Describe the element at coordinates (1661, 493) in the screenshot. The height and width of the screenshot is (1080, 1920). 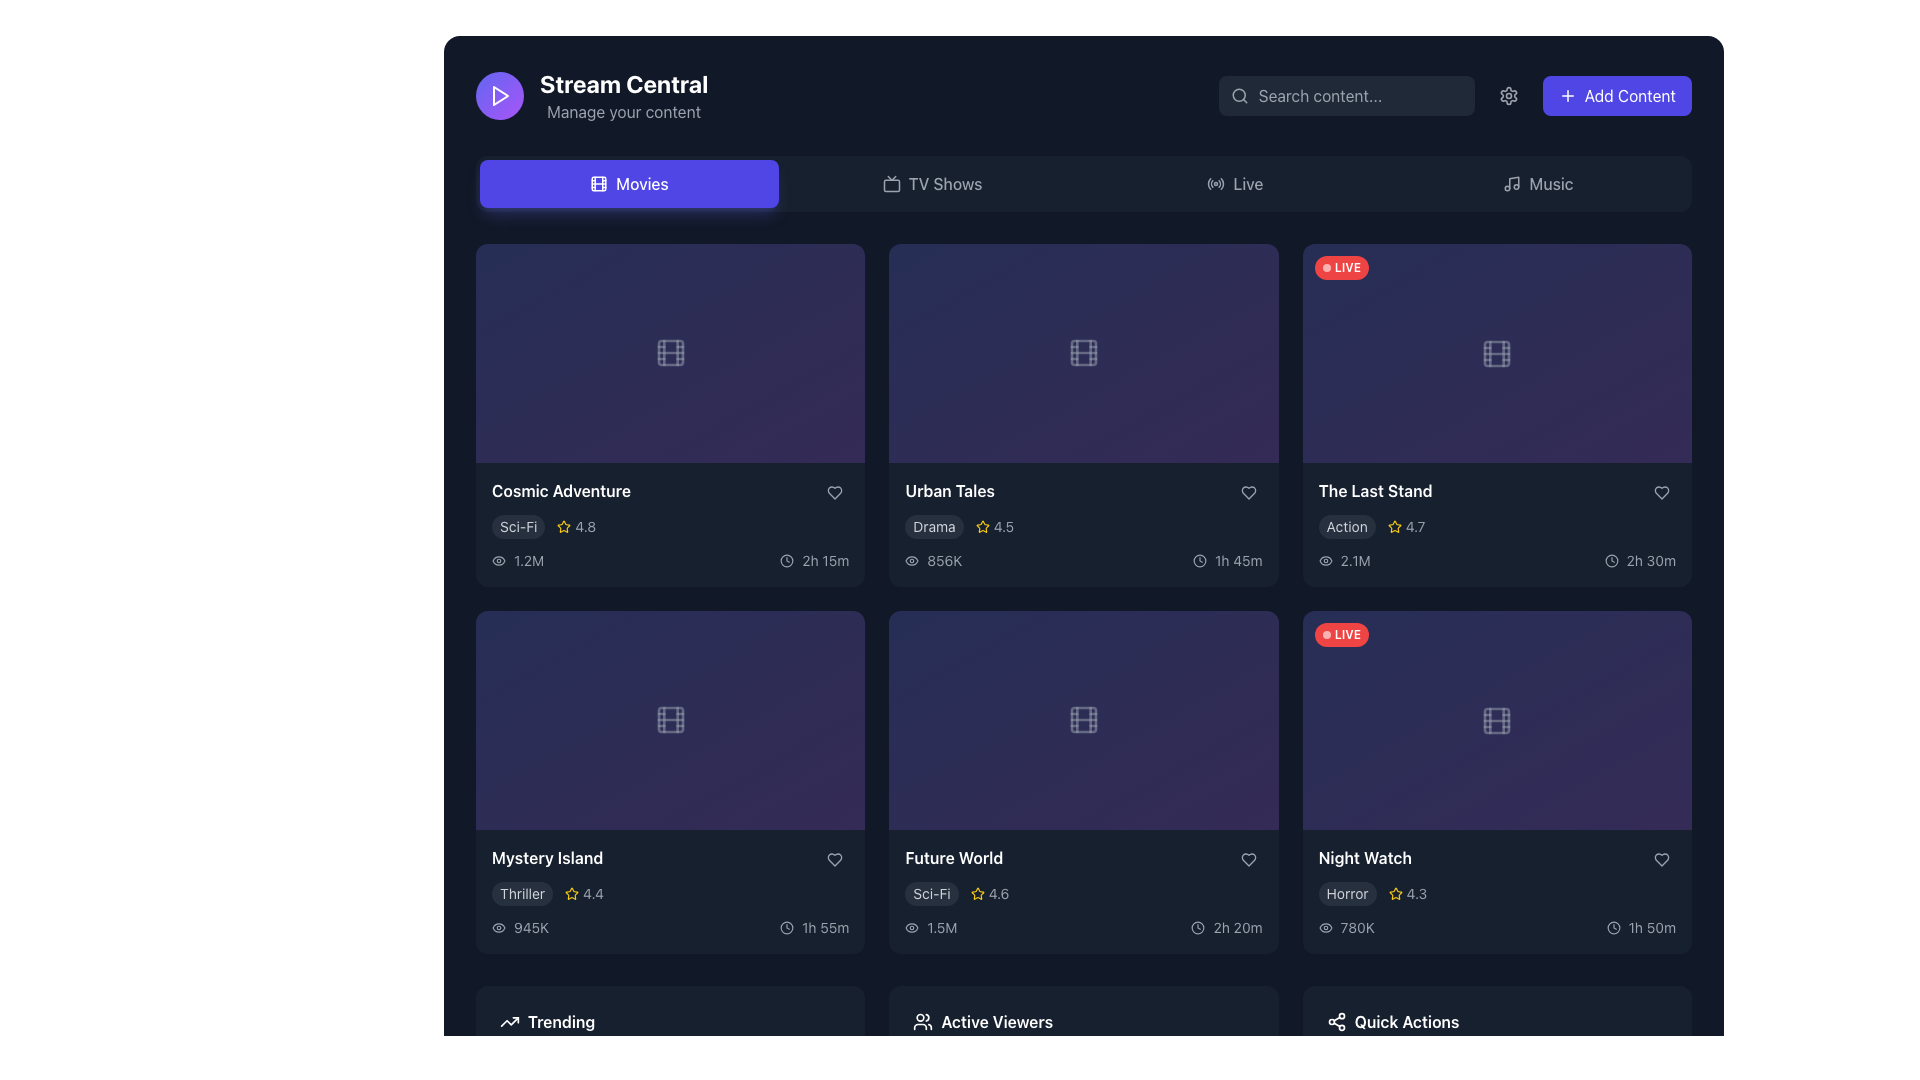
I see `the heart-shaped icon in the bottom-right corner of the movie 'The Last Stand' card` at that location.